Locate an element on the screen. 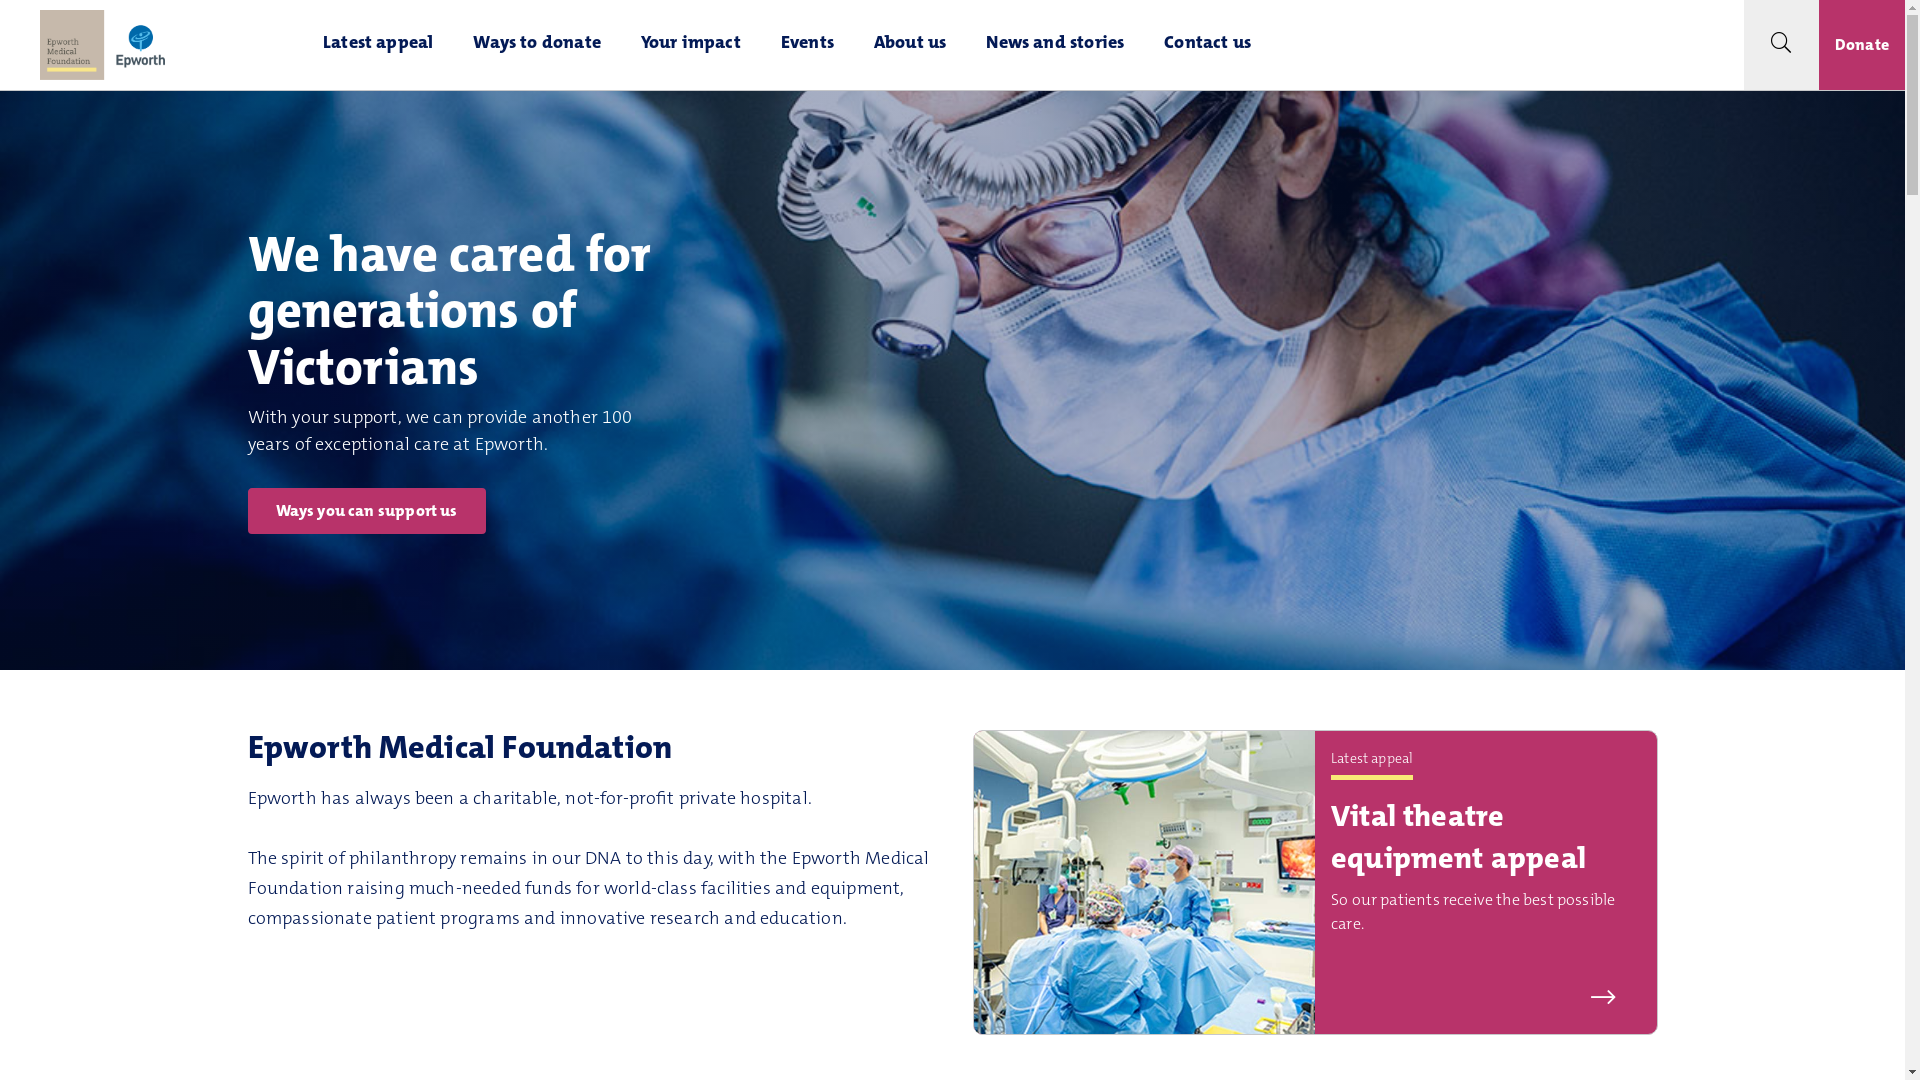  'Events' is located at coordinates (807, 45).